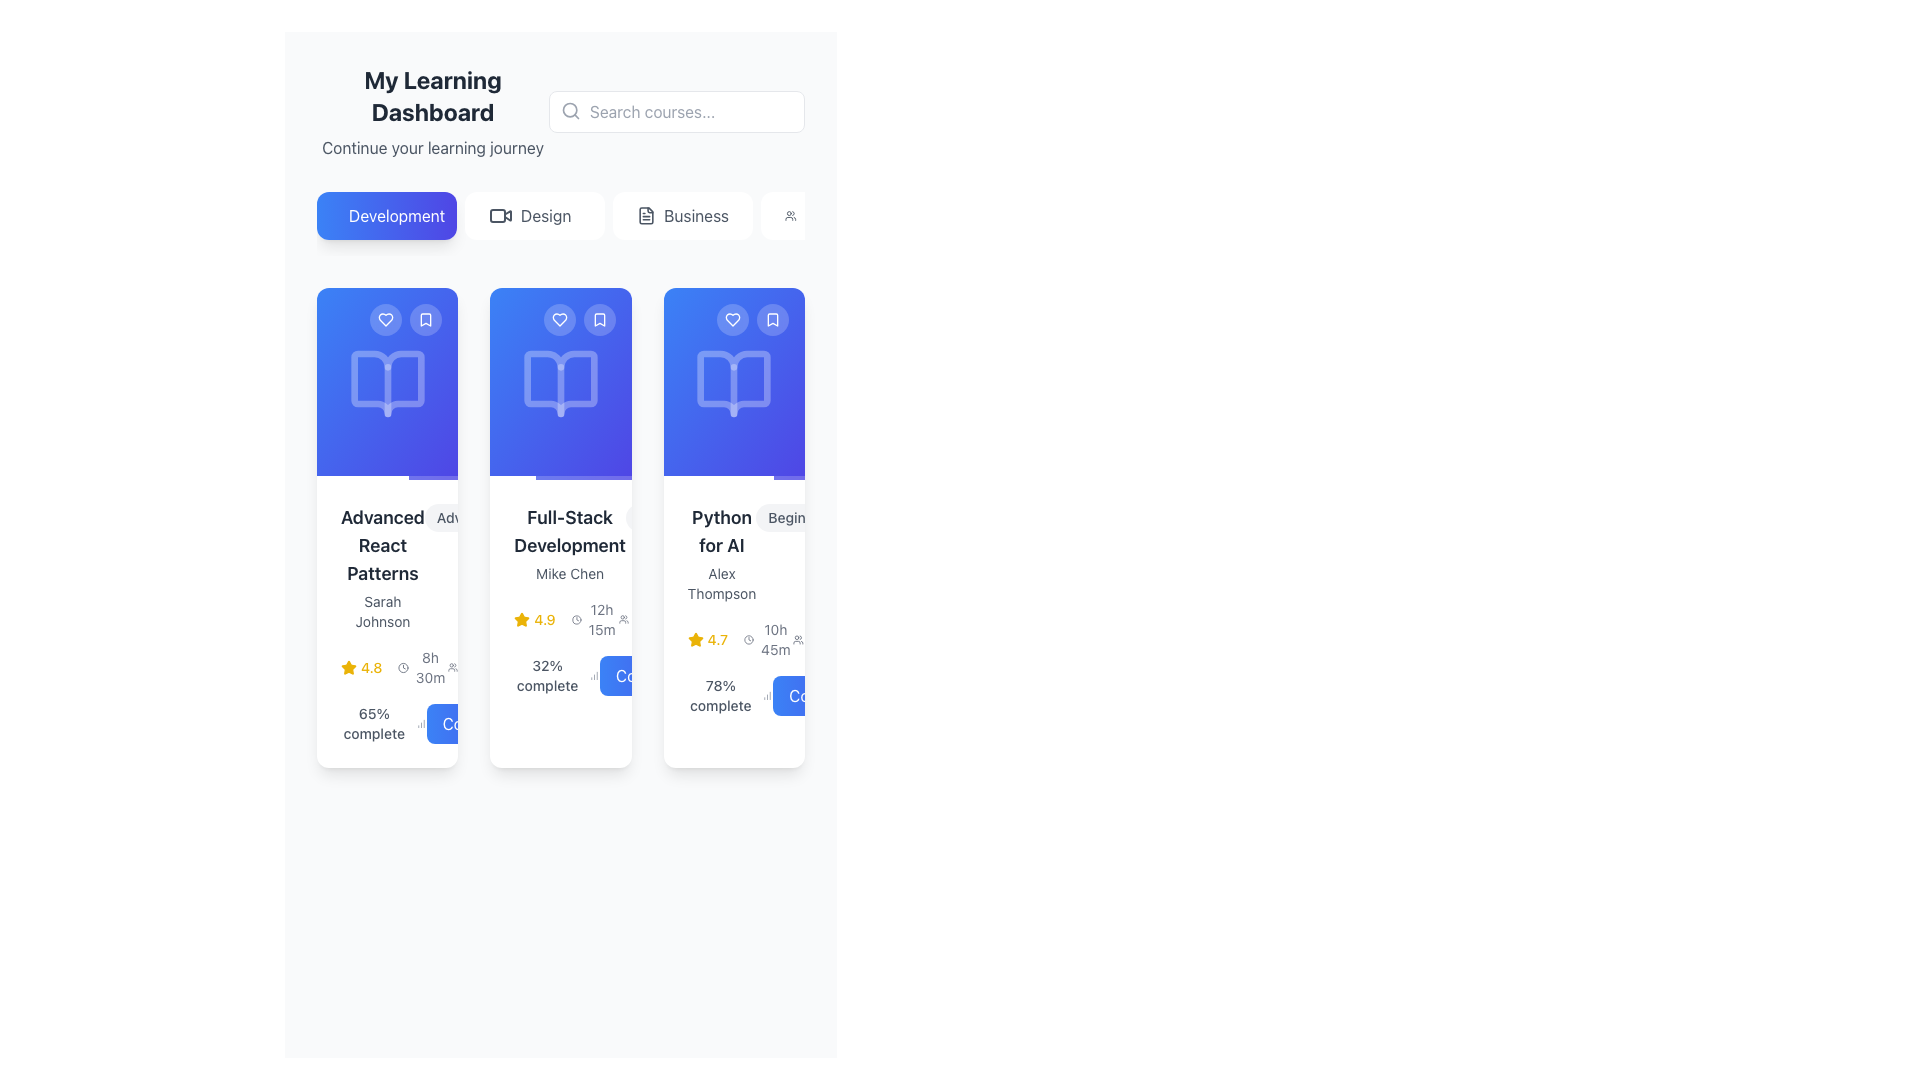  I want to click on text label that displays '65% complete' in gray color, located on the bottom-left of the first card, above a small chart icon and below the star rating information, to understand the completion percentage, so click(374, 724).